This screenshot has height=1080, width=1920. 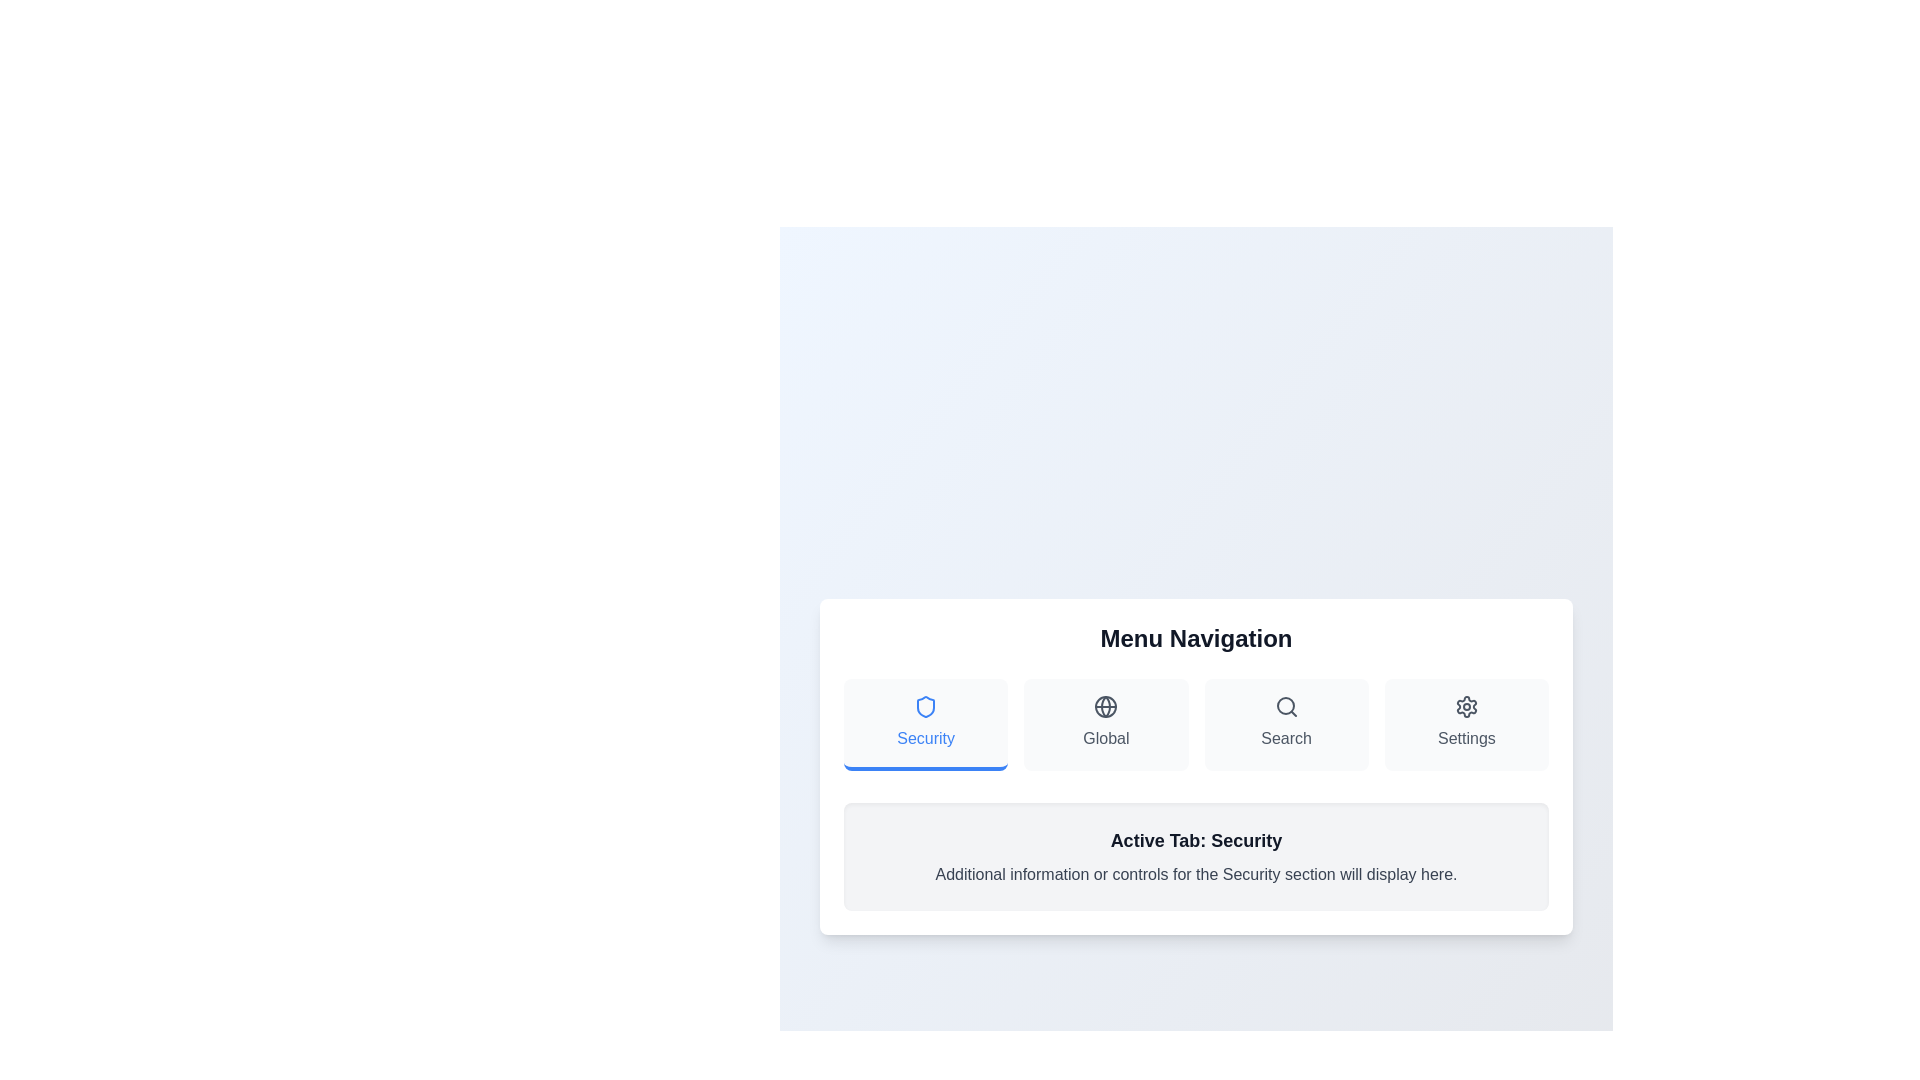 What do you see at coordinates (1466, 725) in the screenshot?
I see `the Settings tab by clicking on it` at bounding box center [1466, 725].